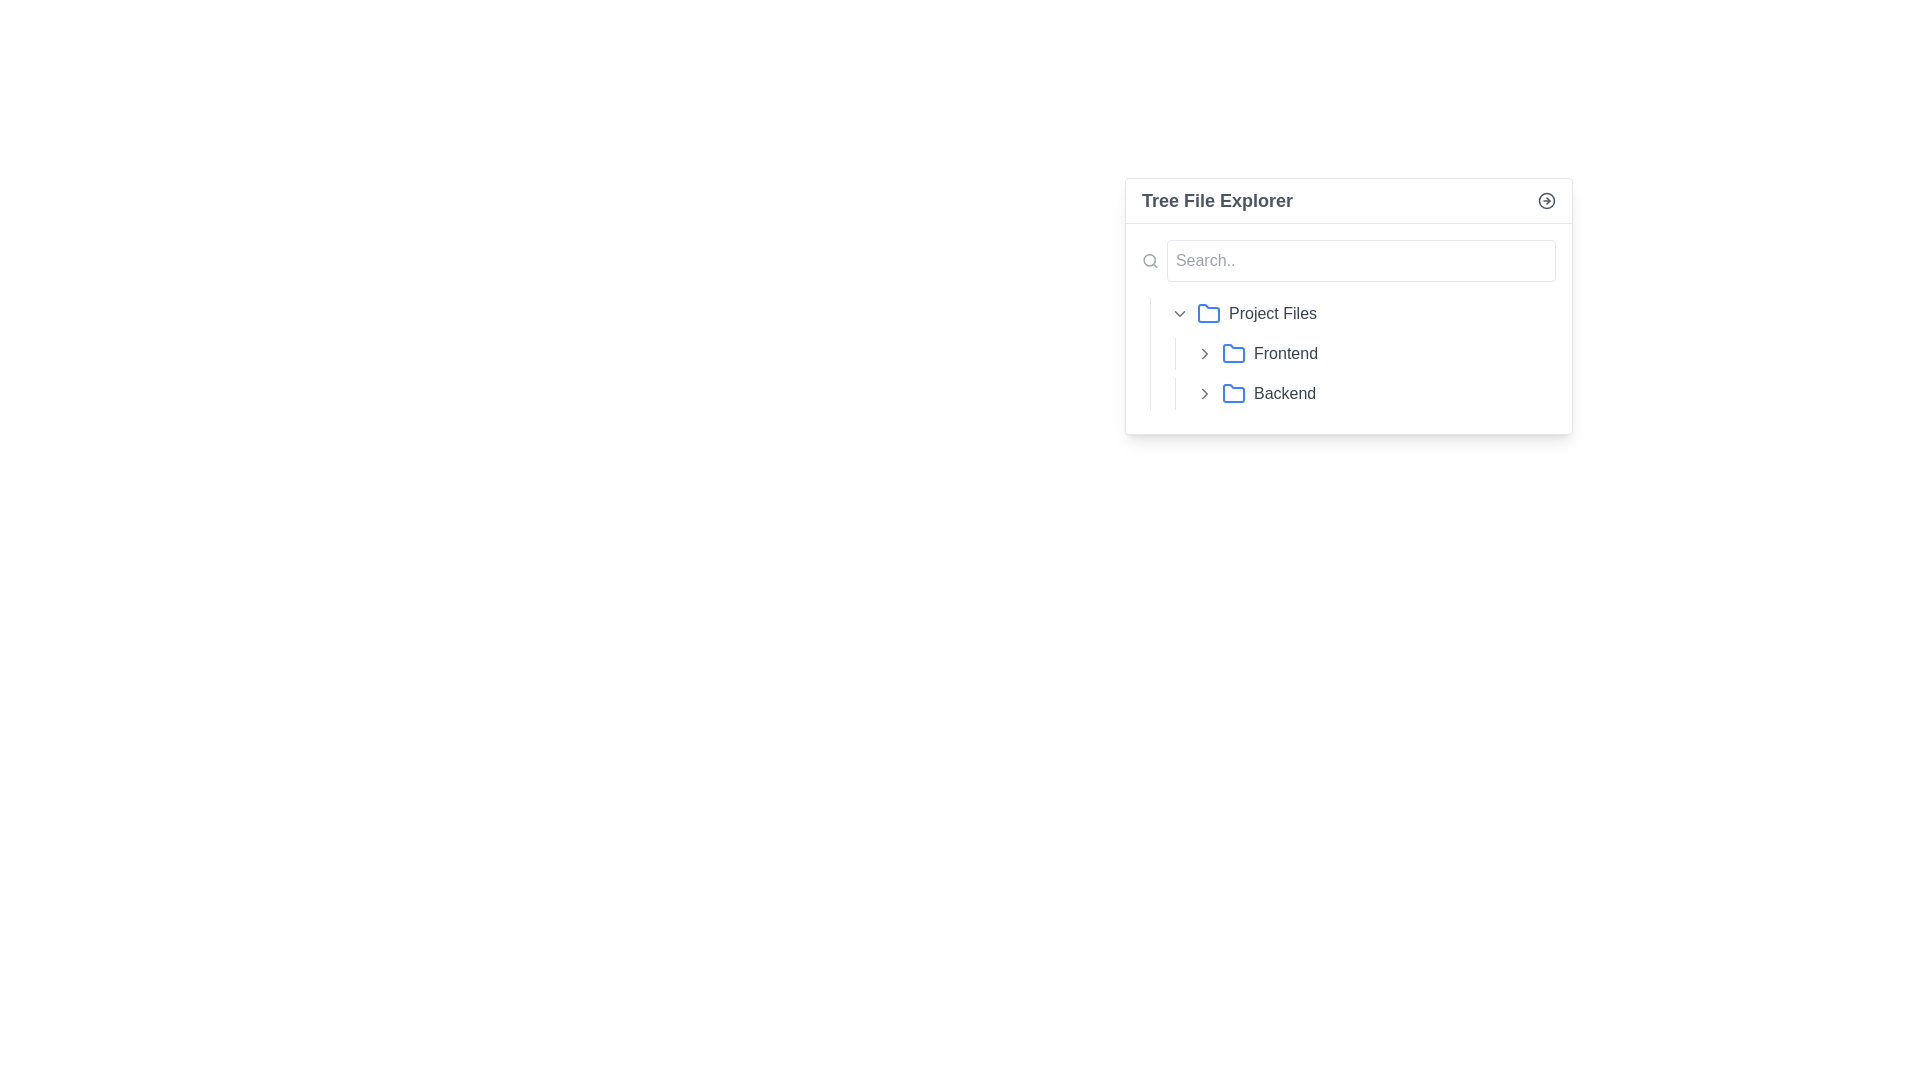  Describe the element at coordinates (1401, 353) in the screenshot. I see `the interactive list item labeled 'Frontend' within the 'Tree File Explorer'` at that location.